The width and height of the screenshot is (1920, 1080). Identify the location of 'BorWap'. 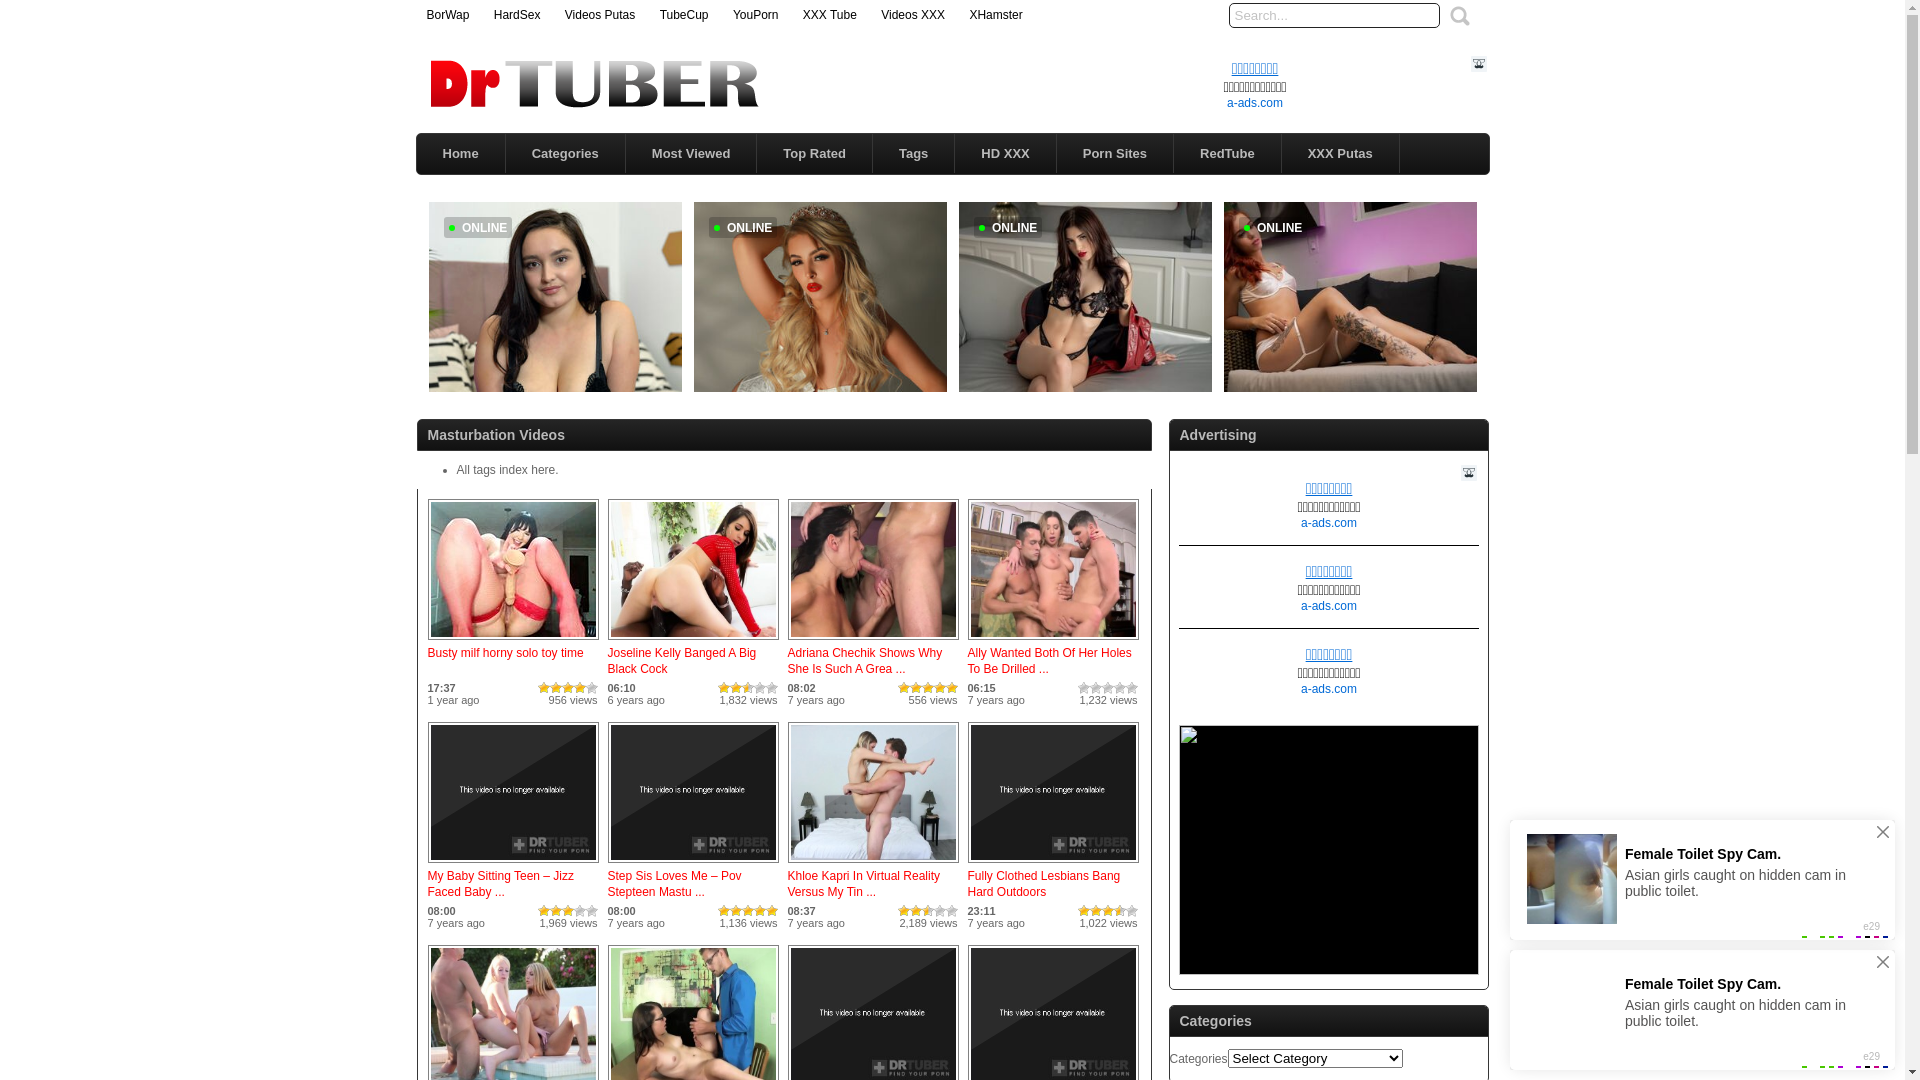
(446, 15).